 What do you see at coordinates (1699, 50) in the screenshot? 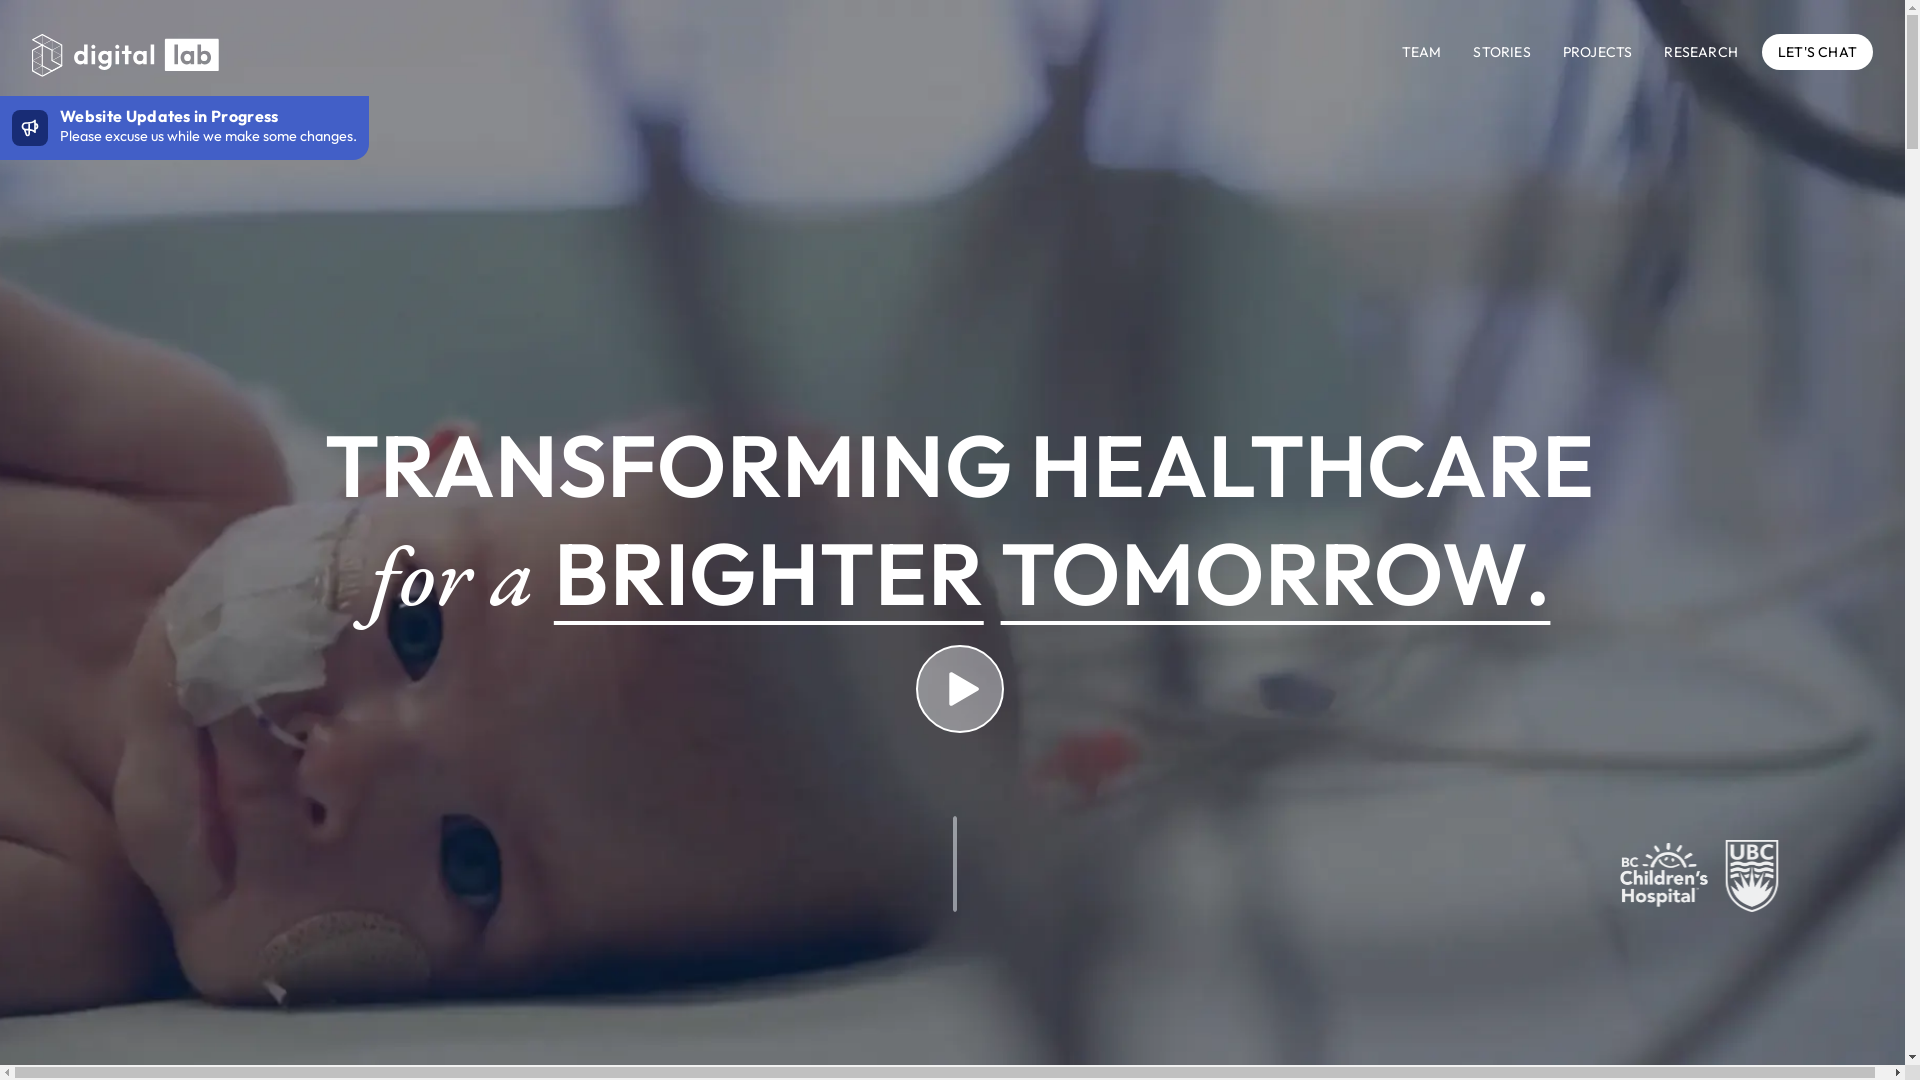
I see `'RESEARCH'` at bounding box center [1699, 50].